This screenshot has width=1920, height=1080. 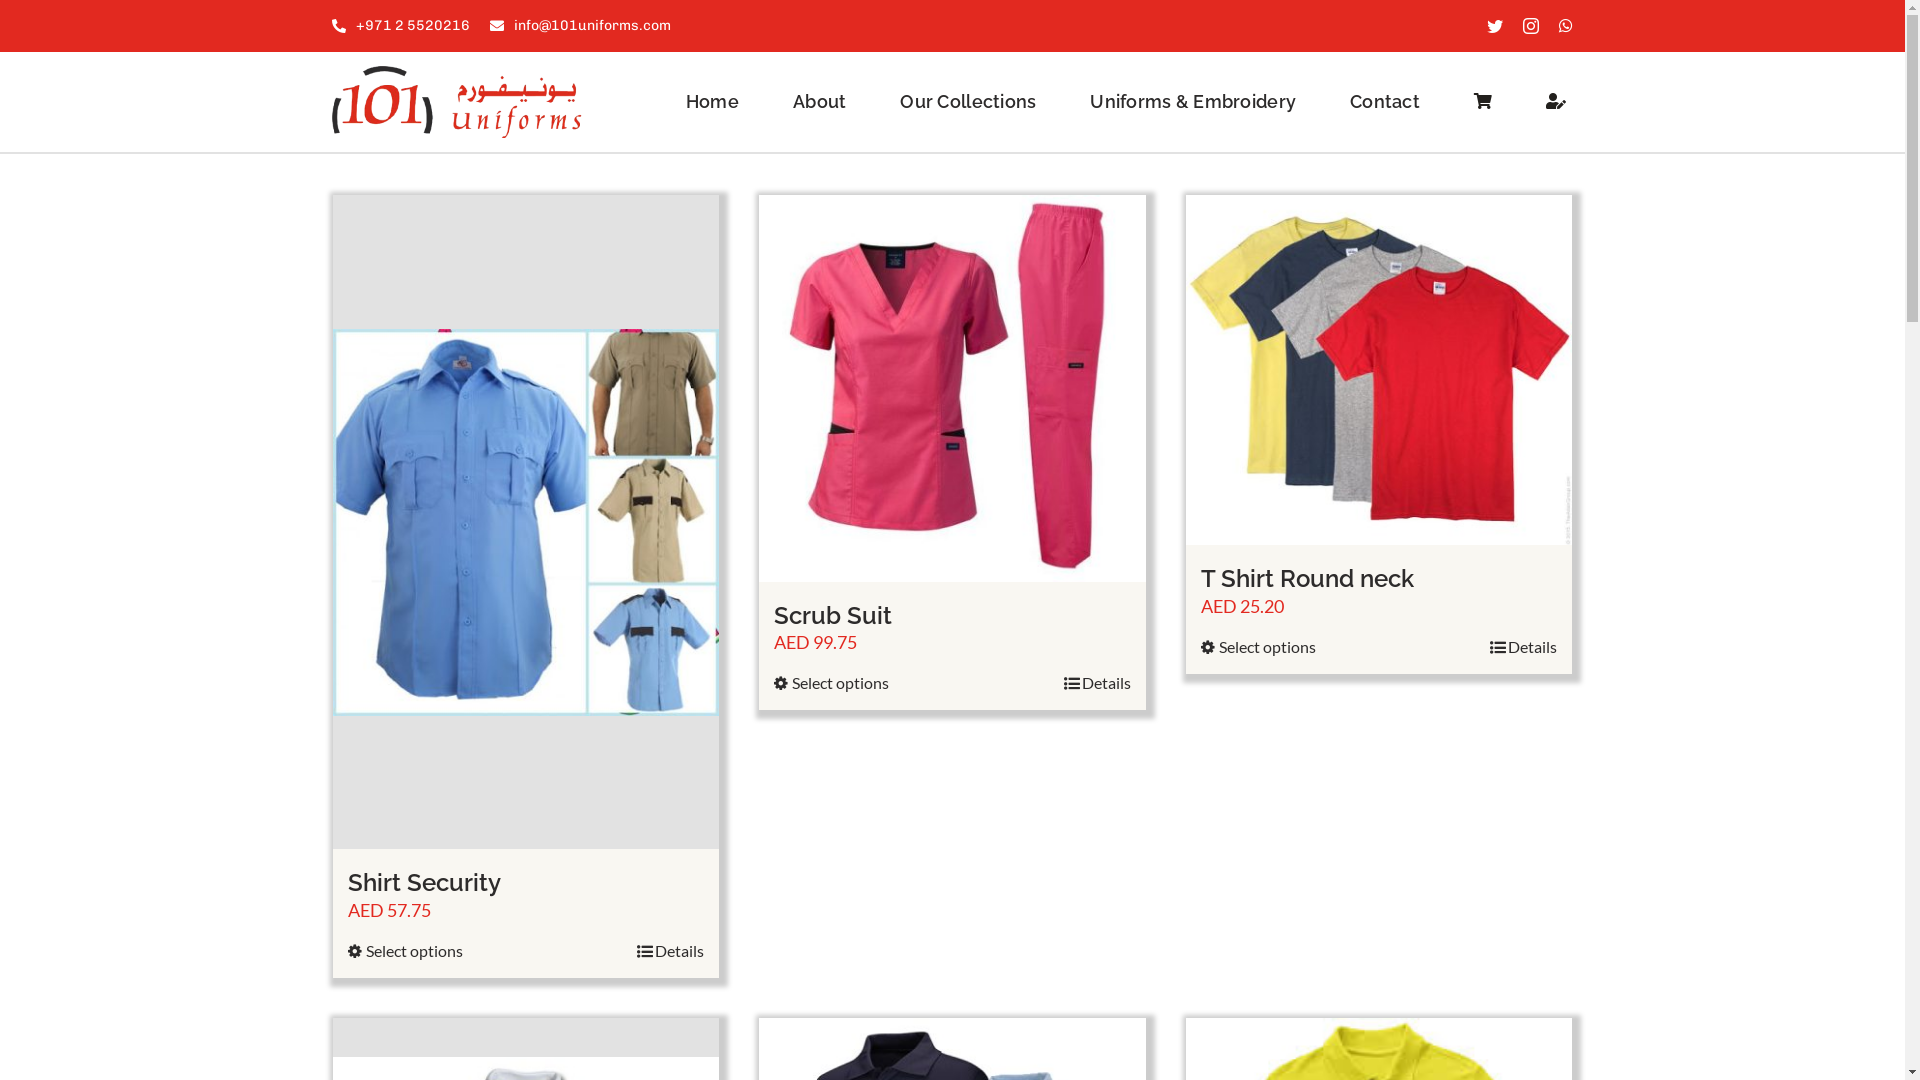 What do you see at coordinates (680, 101) in the screenshot?
I see `'Home'` at bounding box center [680, 101].